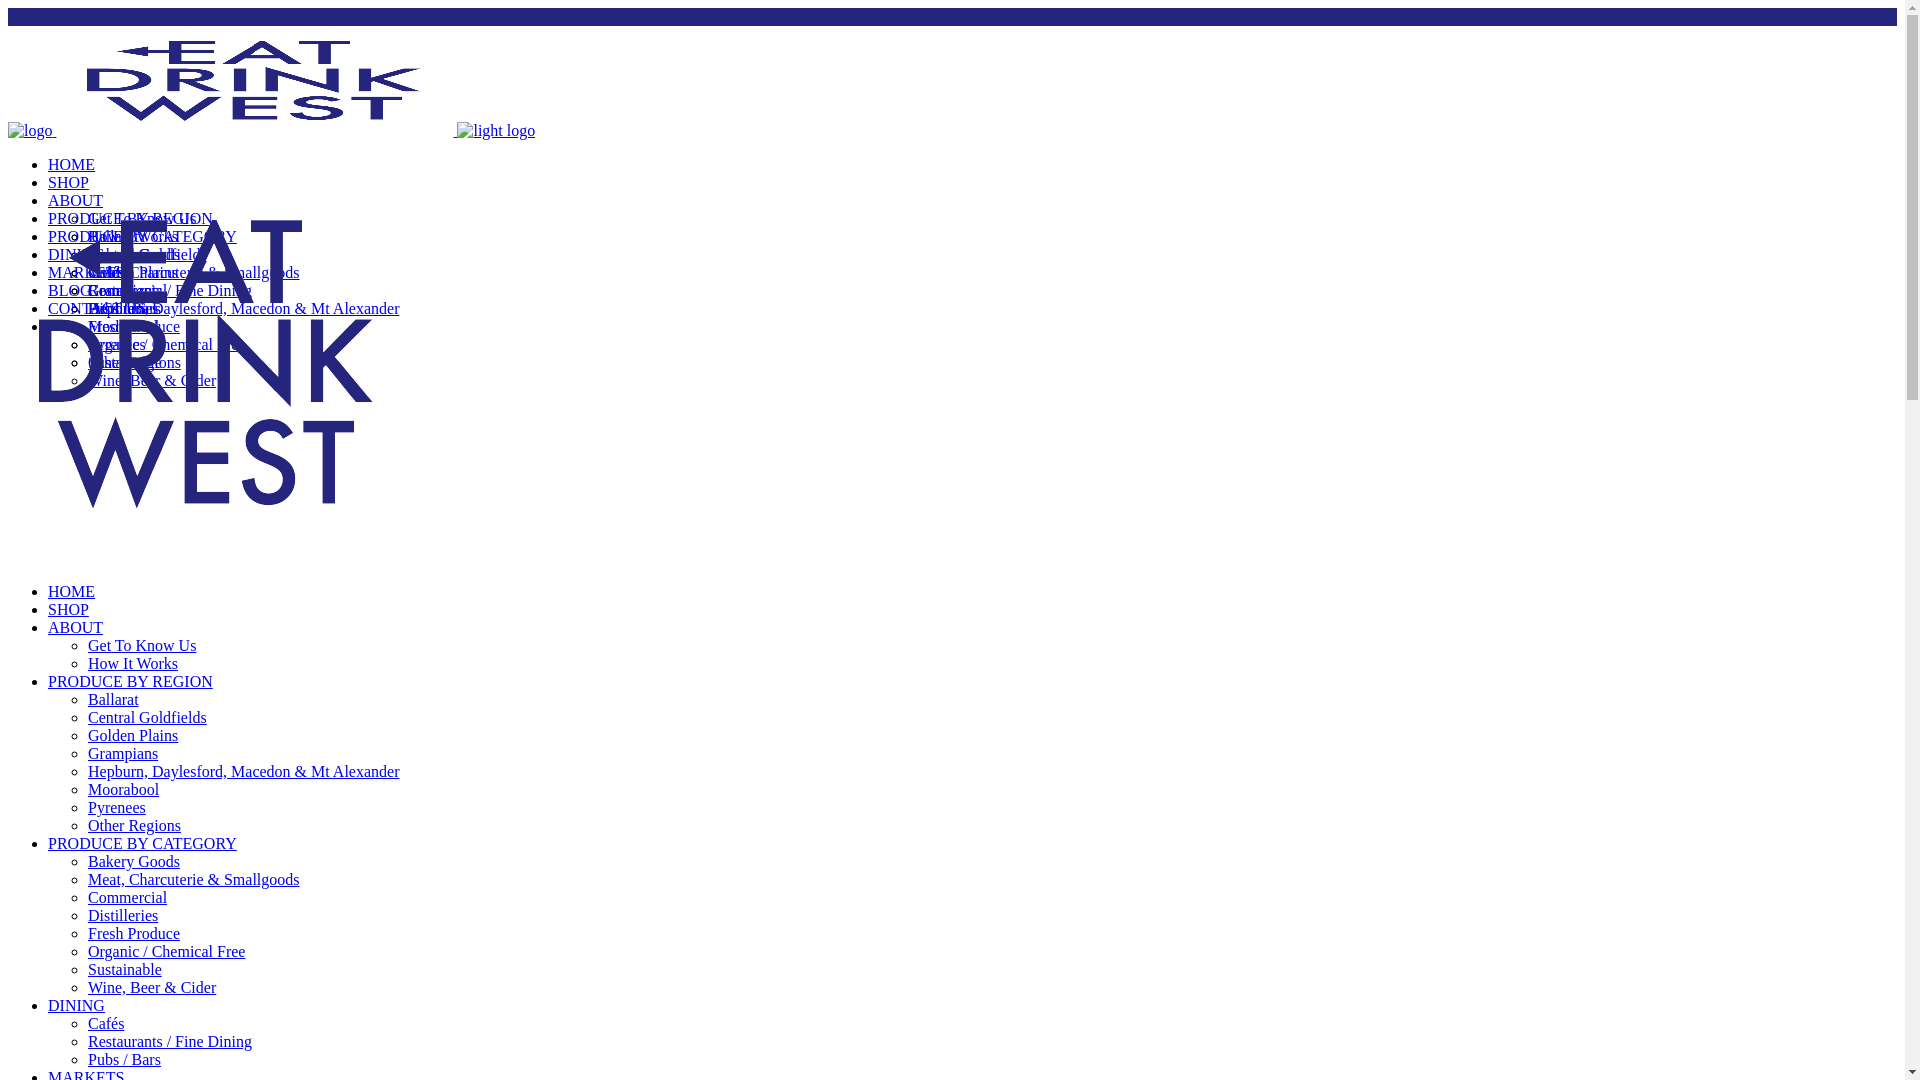  Describe the element at coordinates (242, 770) in the screenshot. I see `'Hepburn, Daylesford, Macedon & Mt Alexander'` at that location.